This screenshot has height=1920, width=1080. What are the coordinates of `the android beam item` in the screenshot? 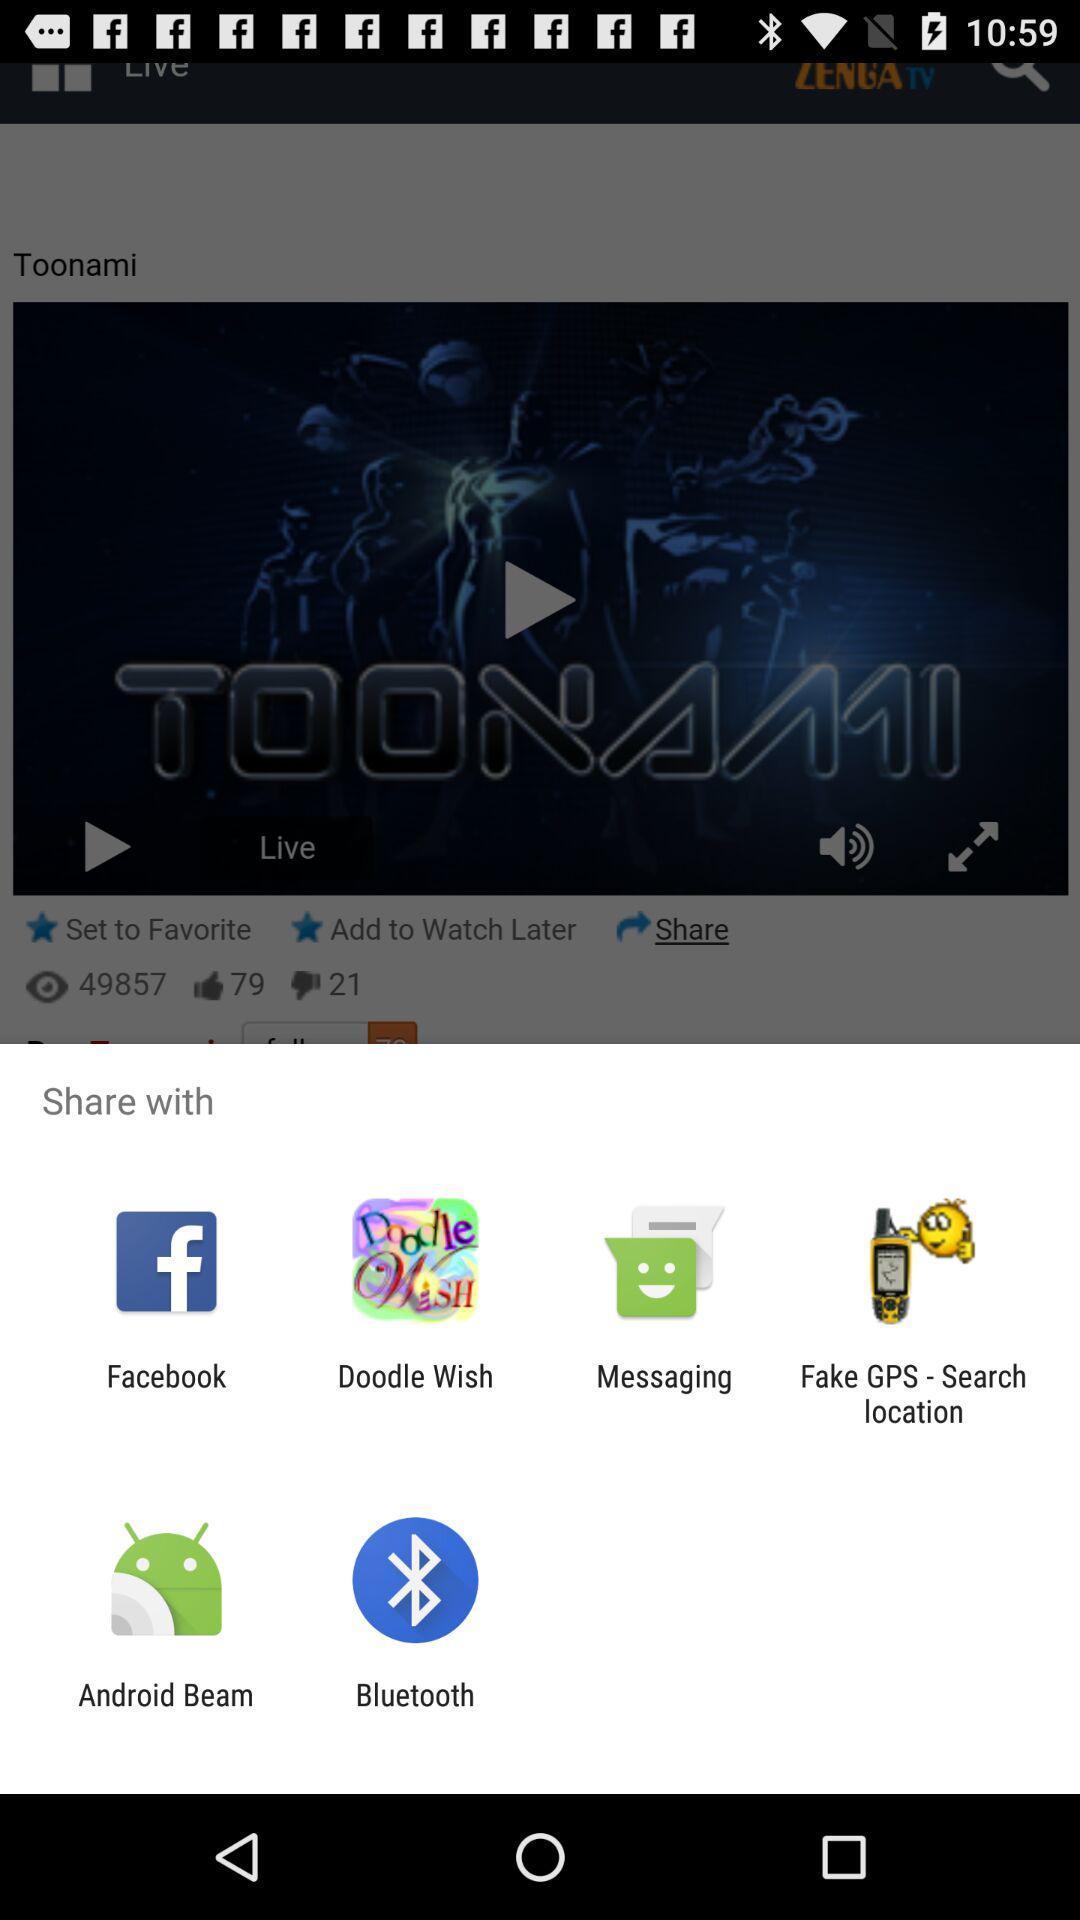 It's located at (165, 1711).